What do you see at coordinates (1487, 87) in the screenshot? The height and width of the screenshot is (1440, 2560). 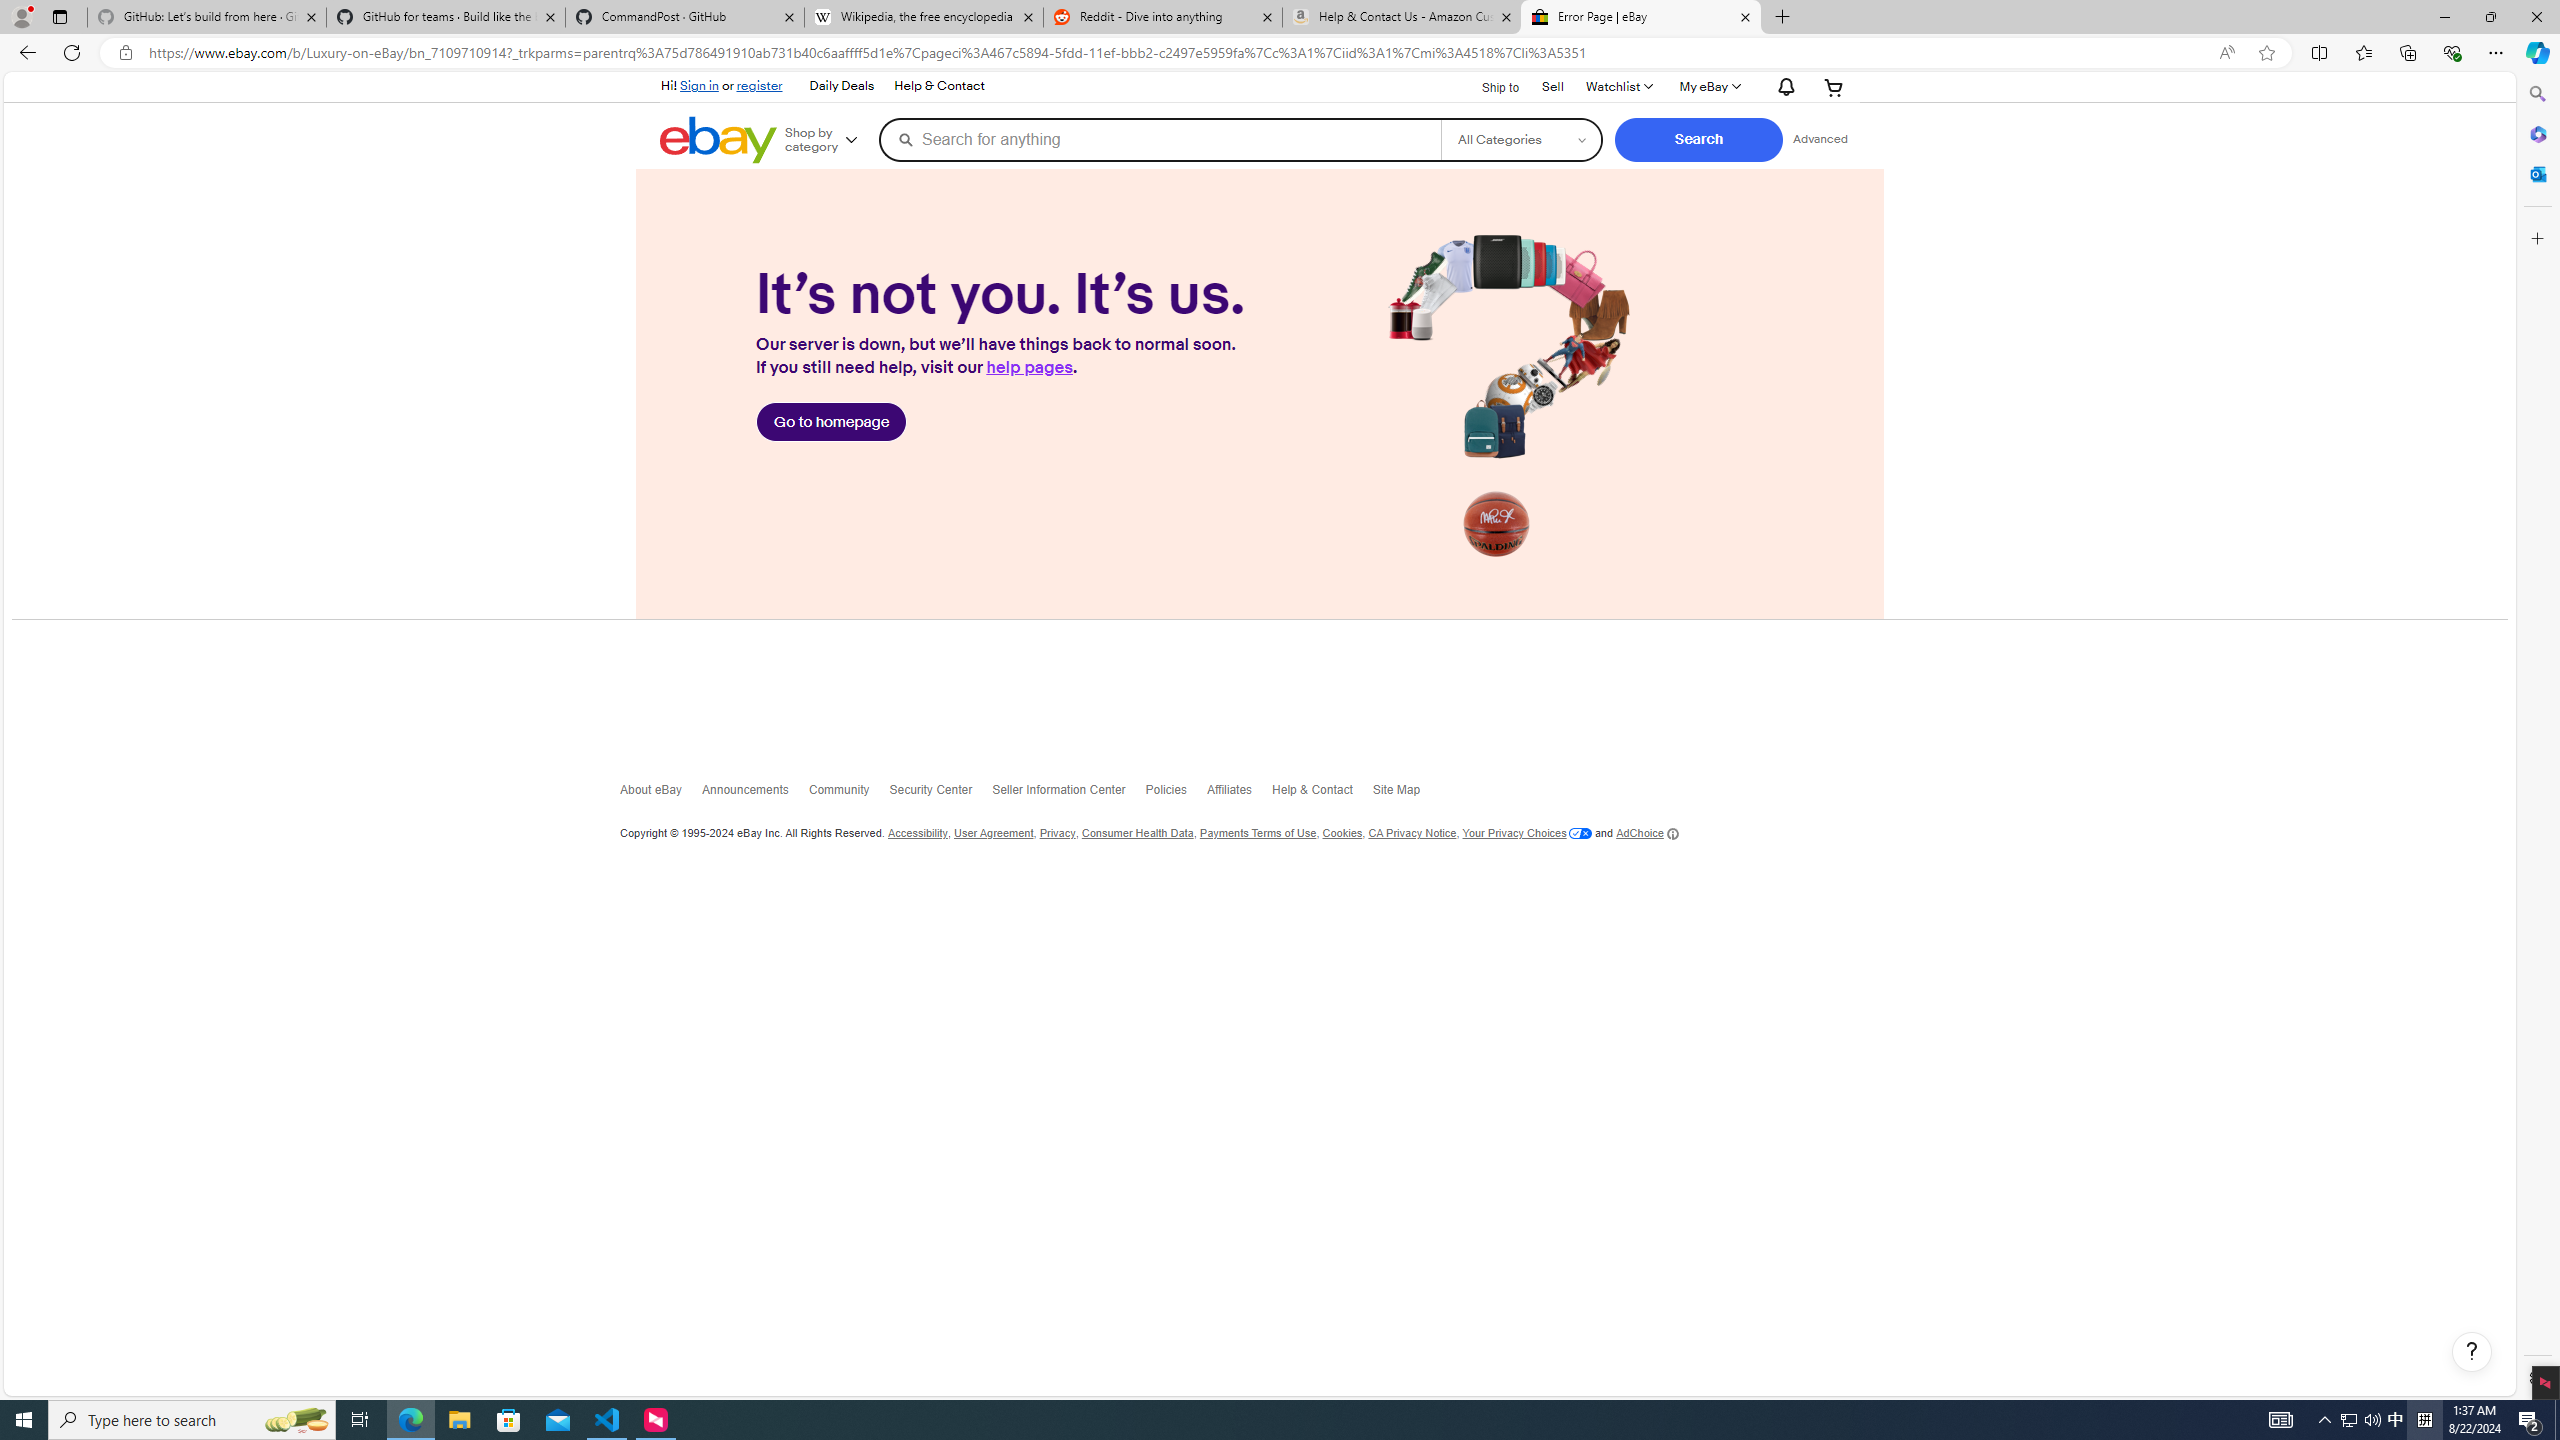 I see `'Ship to'` at bounding box center [1487, 87].